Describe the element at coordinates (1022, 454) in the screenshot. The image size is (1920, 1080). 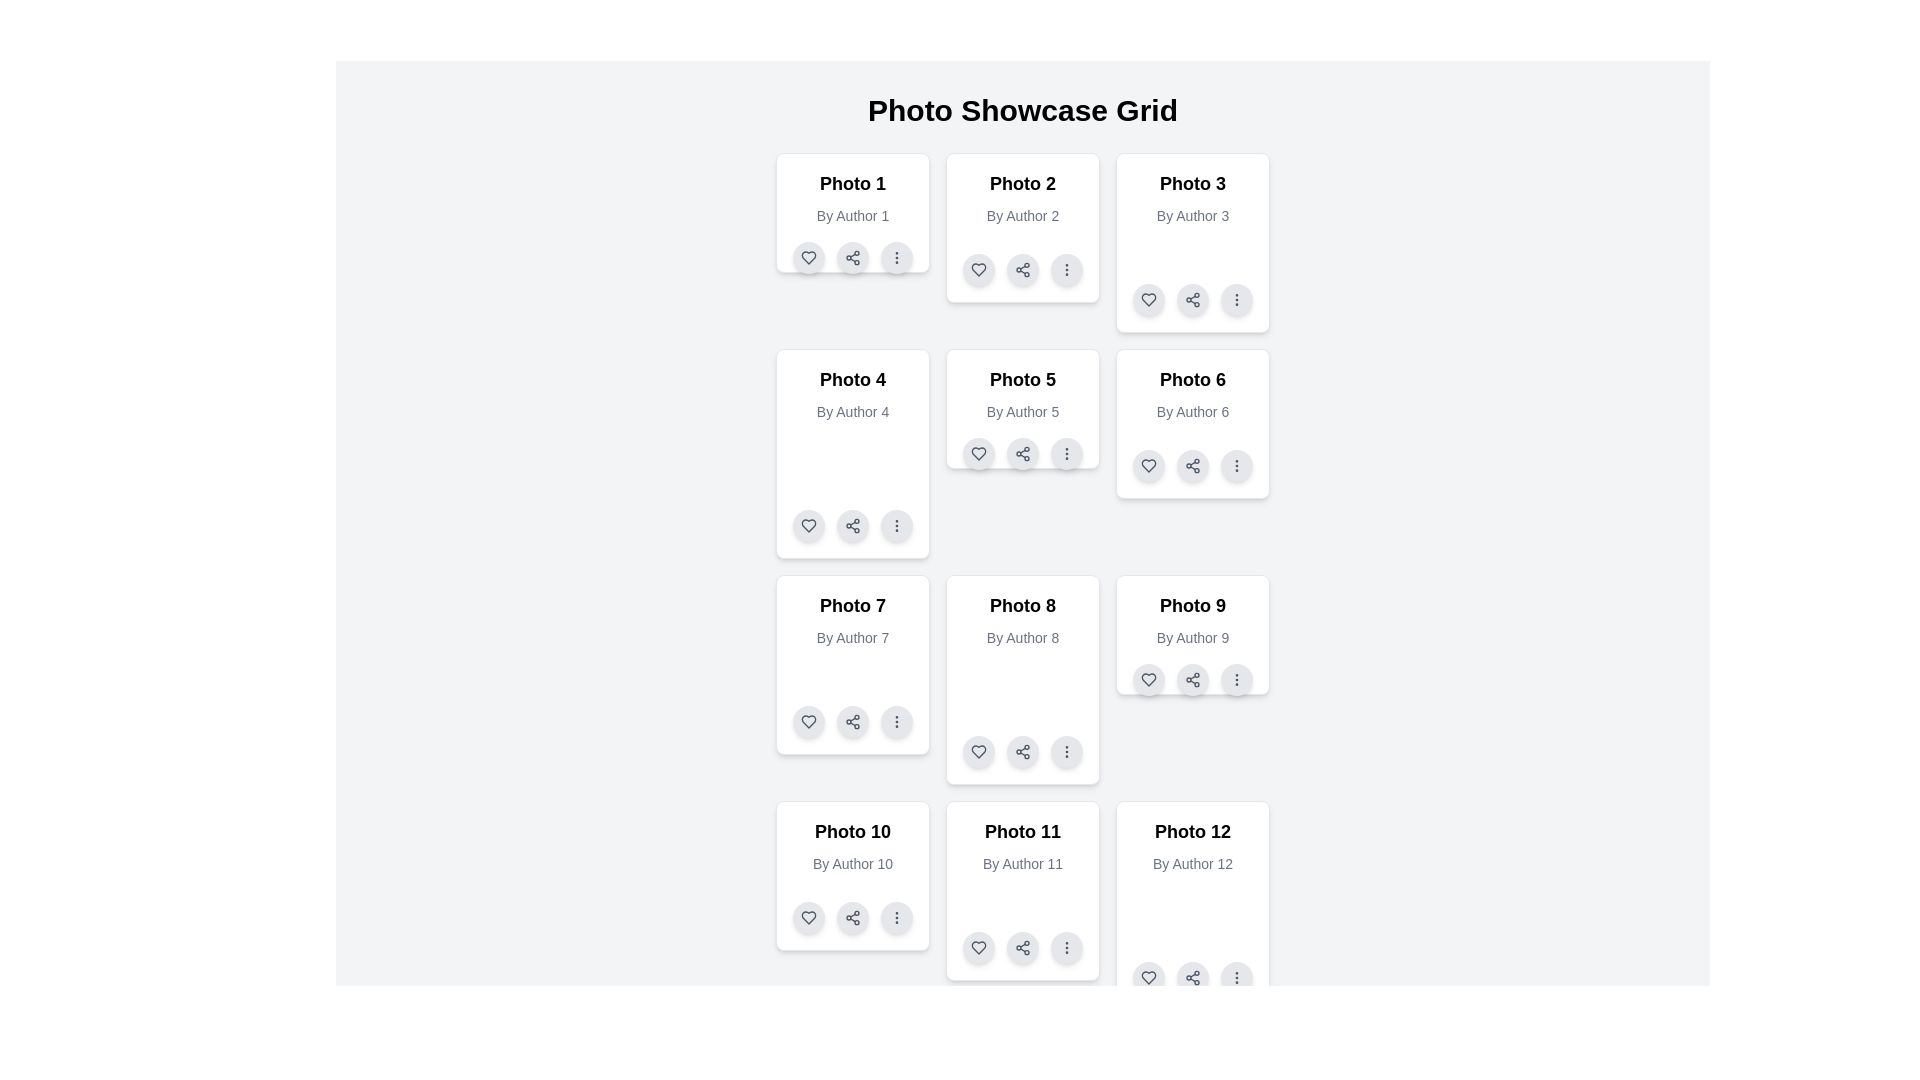
I see `the sharing button located in the action button group under the card labeled 'Photo 5' by 'Author 5'` at that location.